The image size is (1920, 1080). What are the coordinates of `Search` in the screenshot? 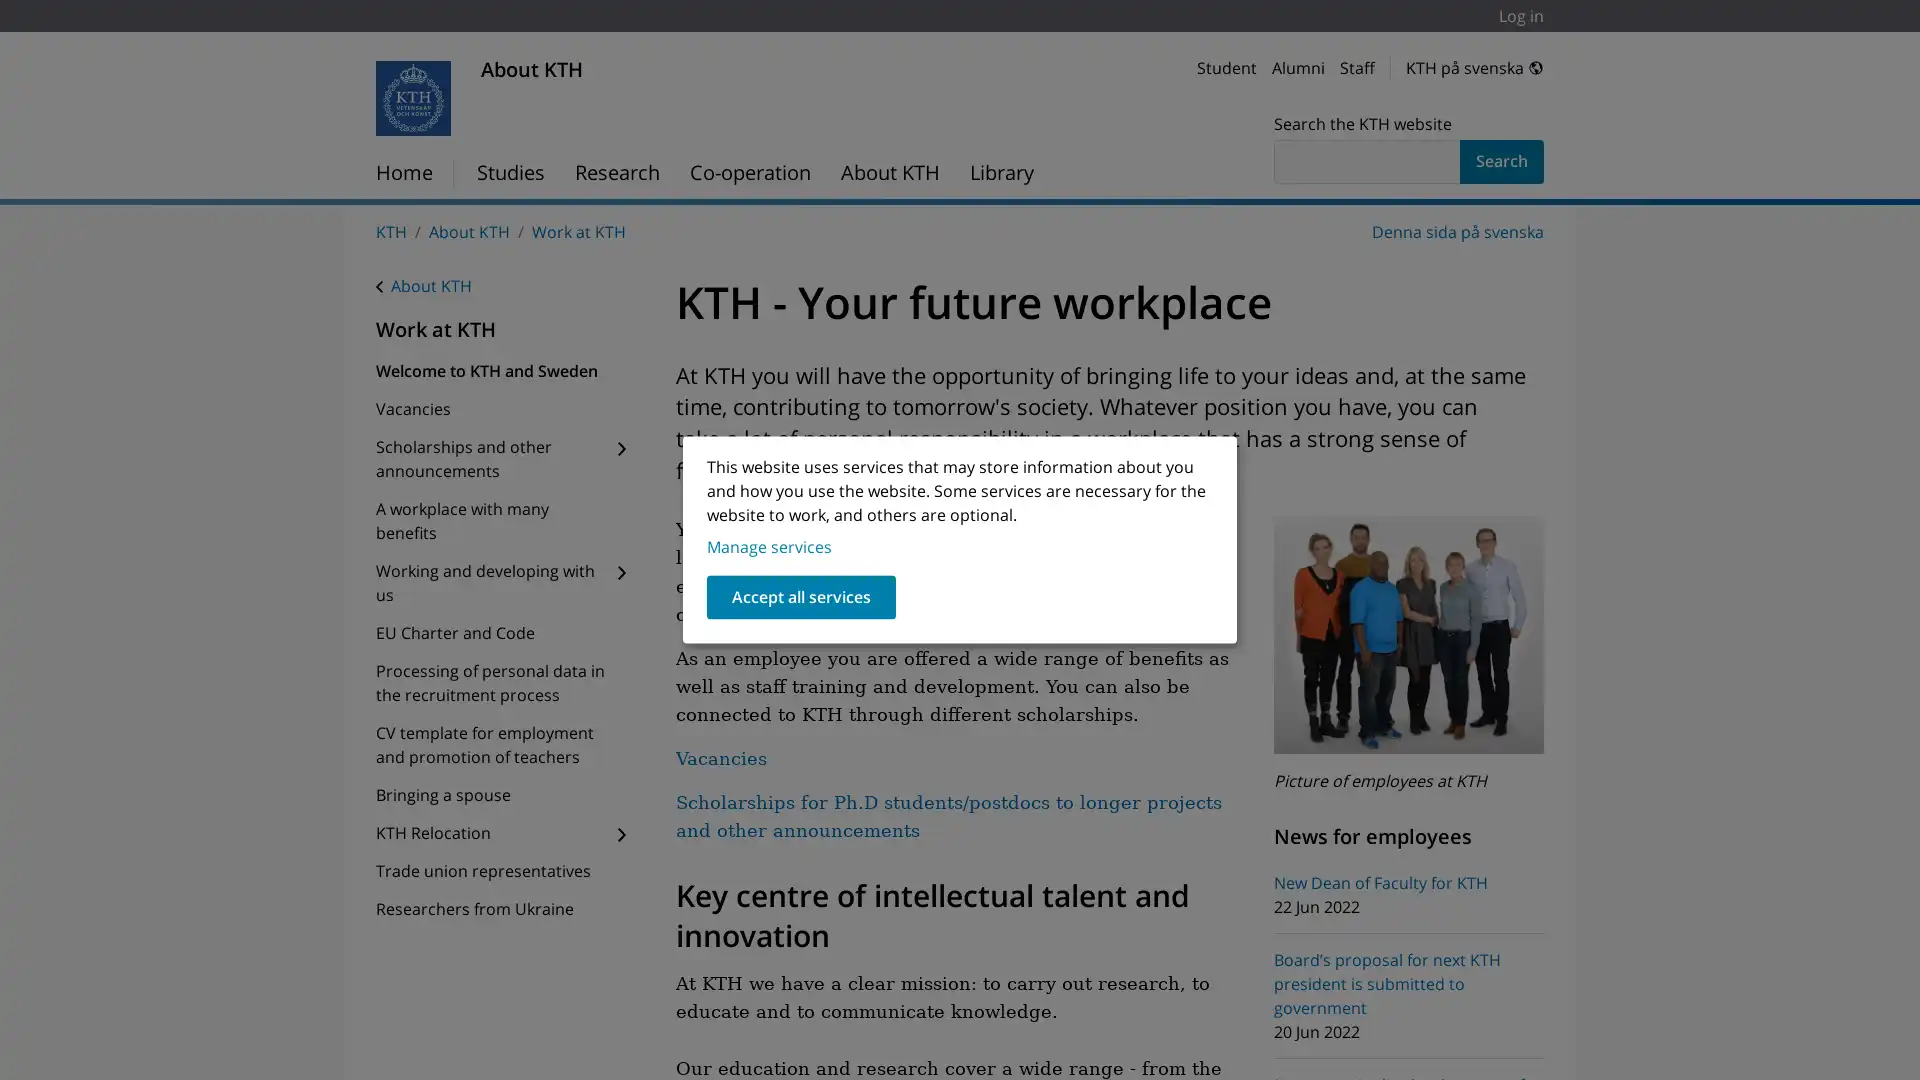 It's located at (1502, 161).